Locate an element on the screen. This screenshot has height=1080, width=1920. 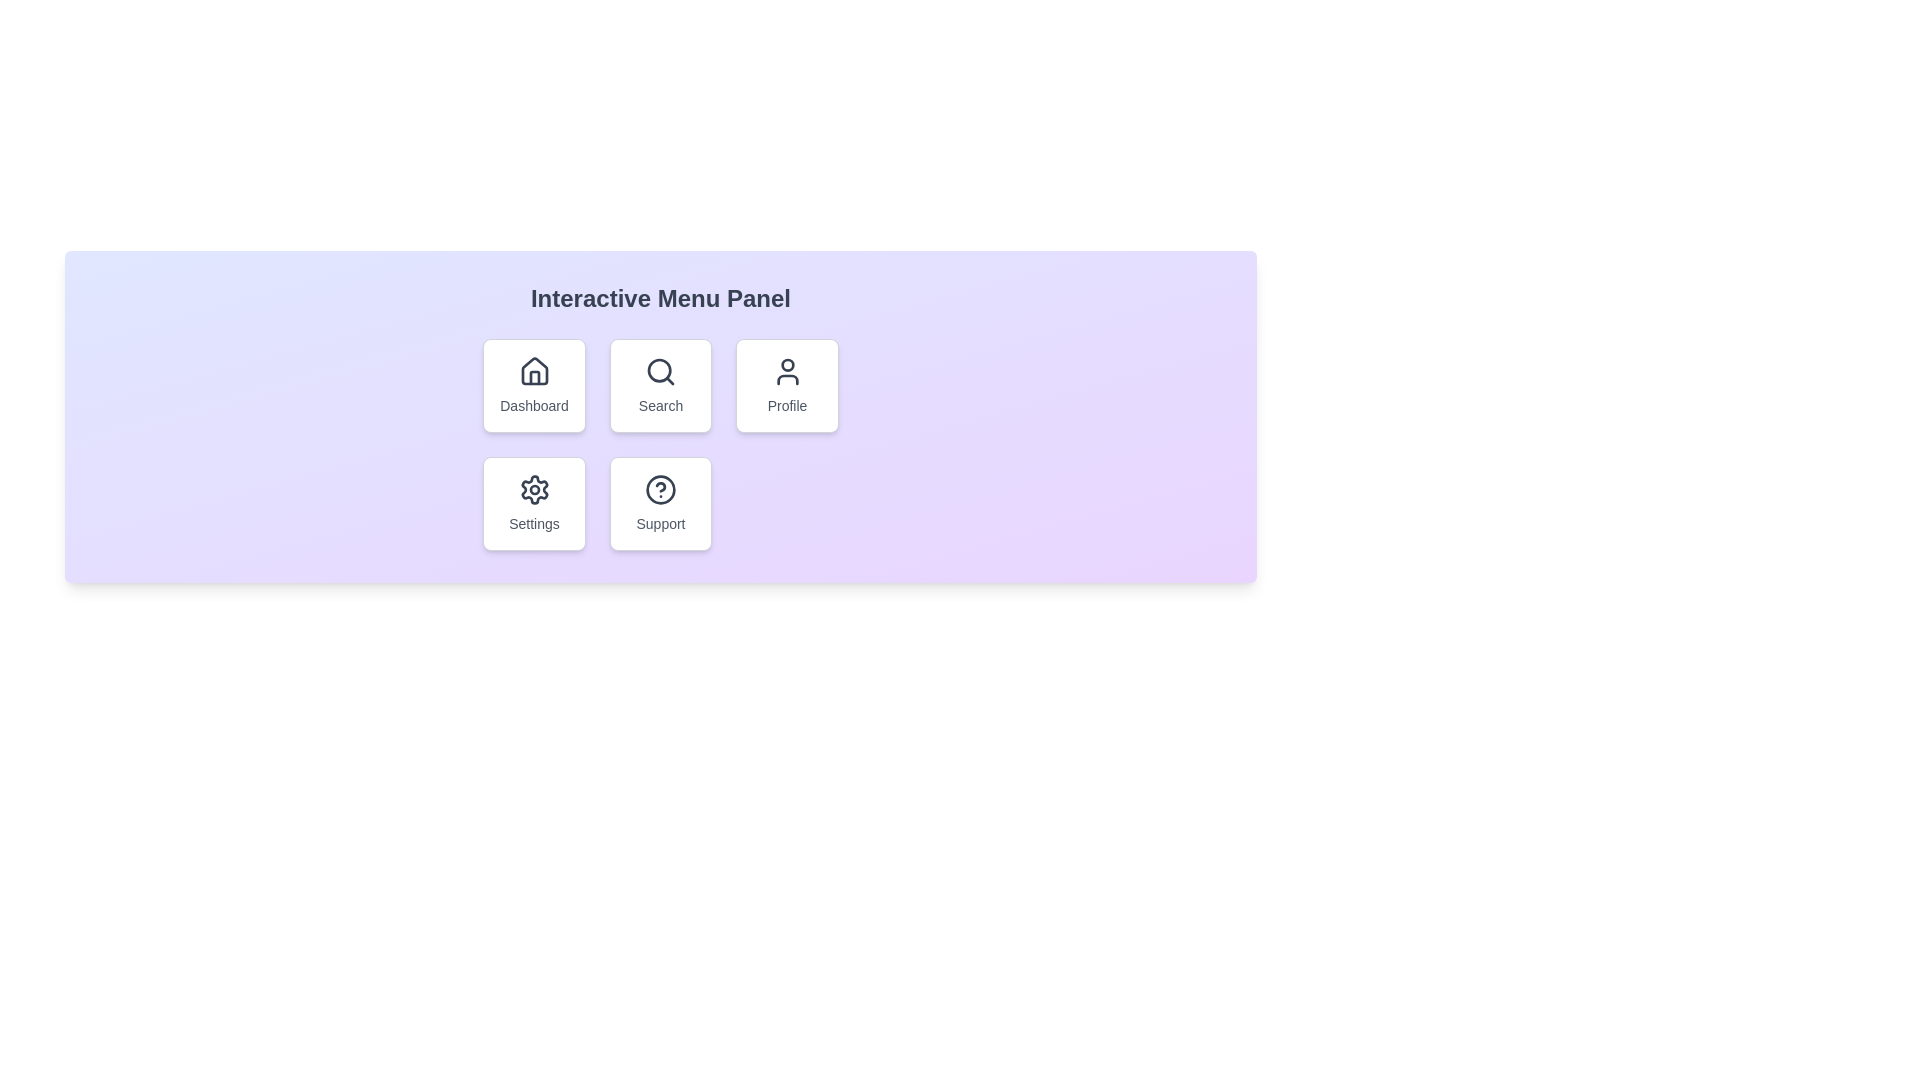
the text label within the button located in the second position of the top row in the button panel, which describes the function of the button likely triggering a search action is located at coordinates (661, 405).